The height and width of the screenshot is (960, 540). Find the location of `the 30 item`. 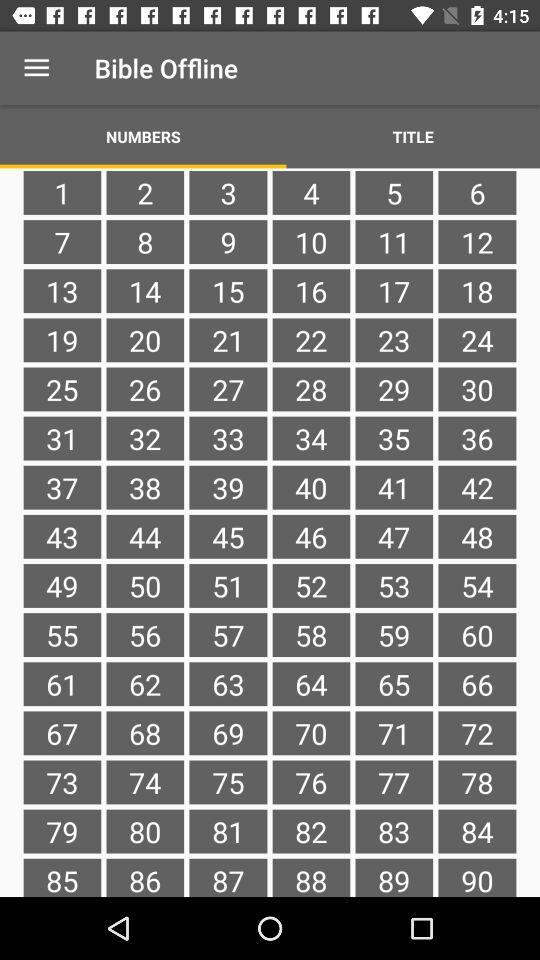

the 30 item is located at coordinates (476, 388).